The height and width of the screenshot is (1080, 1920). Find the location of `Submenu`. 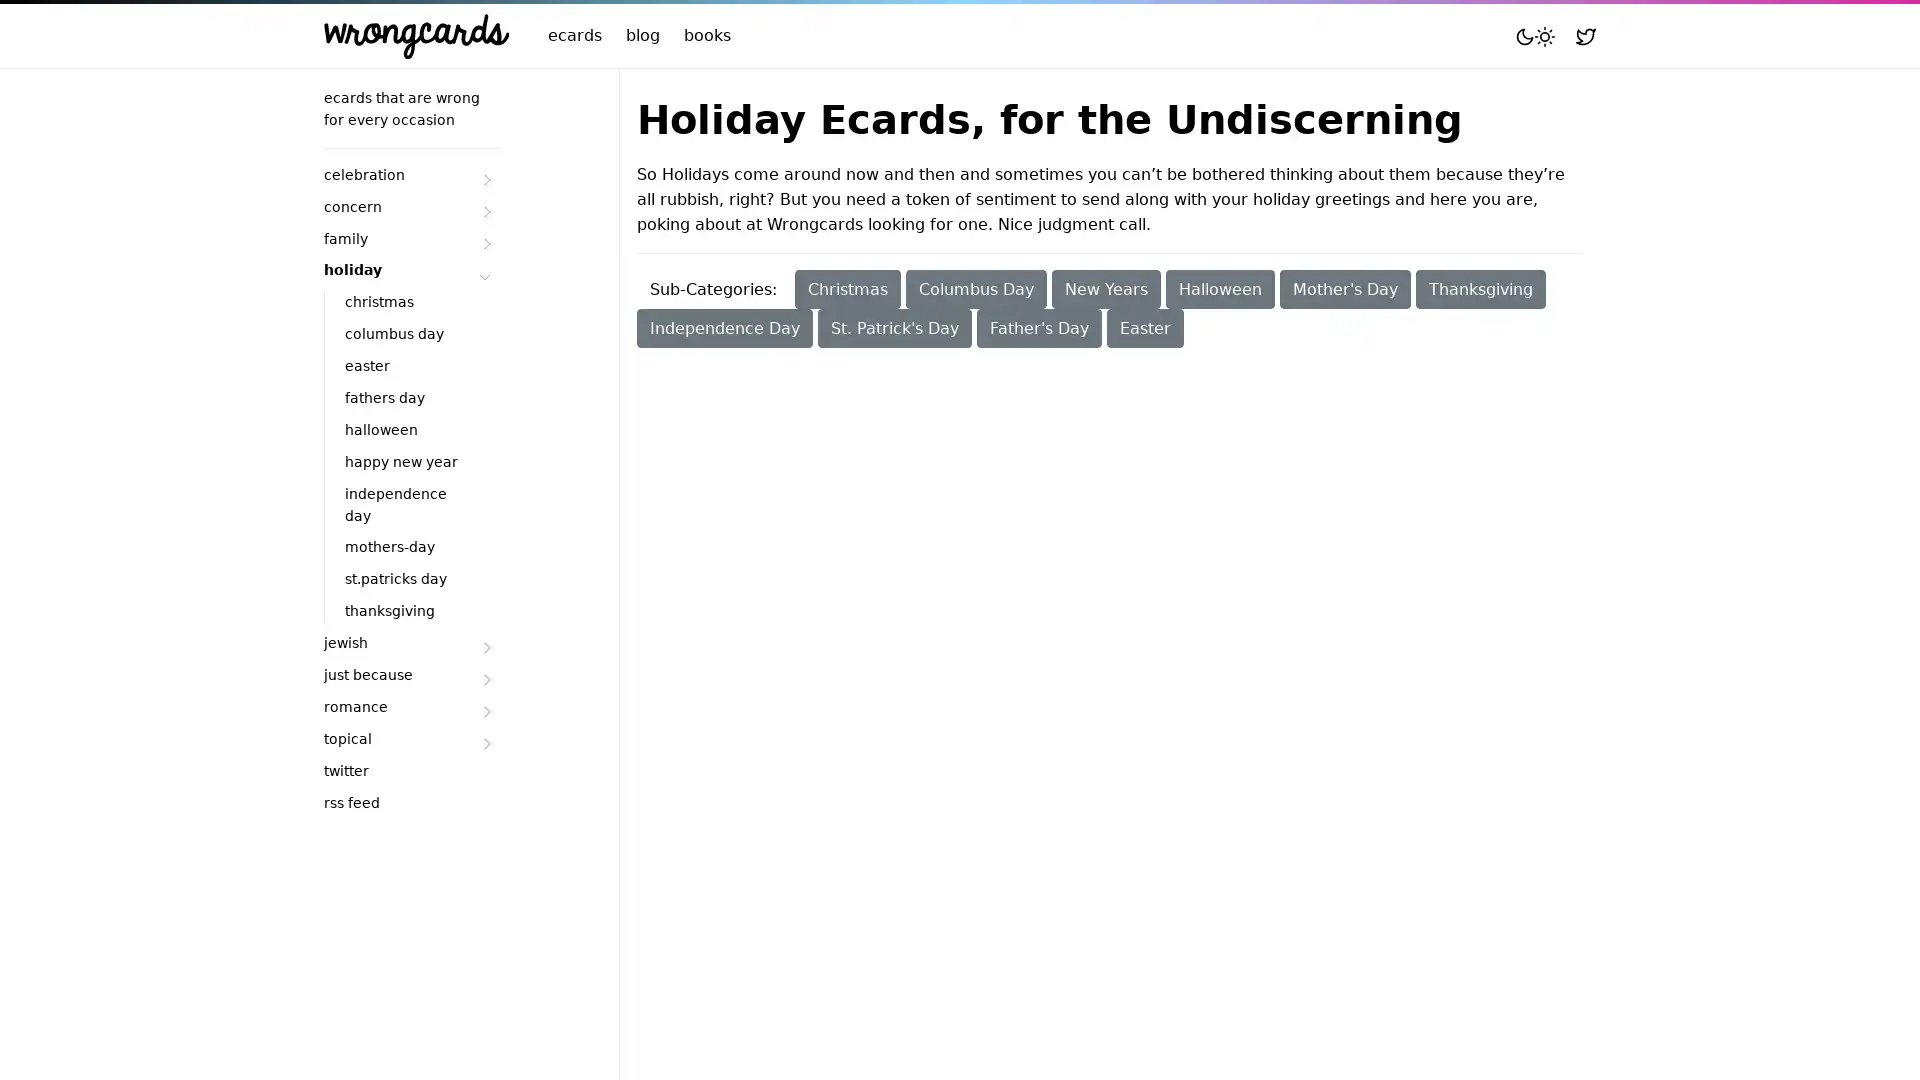

Submenu is located at coordinates (484, 242).